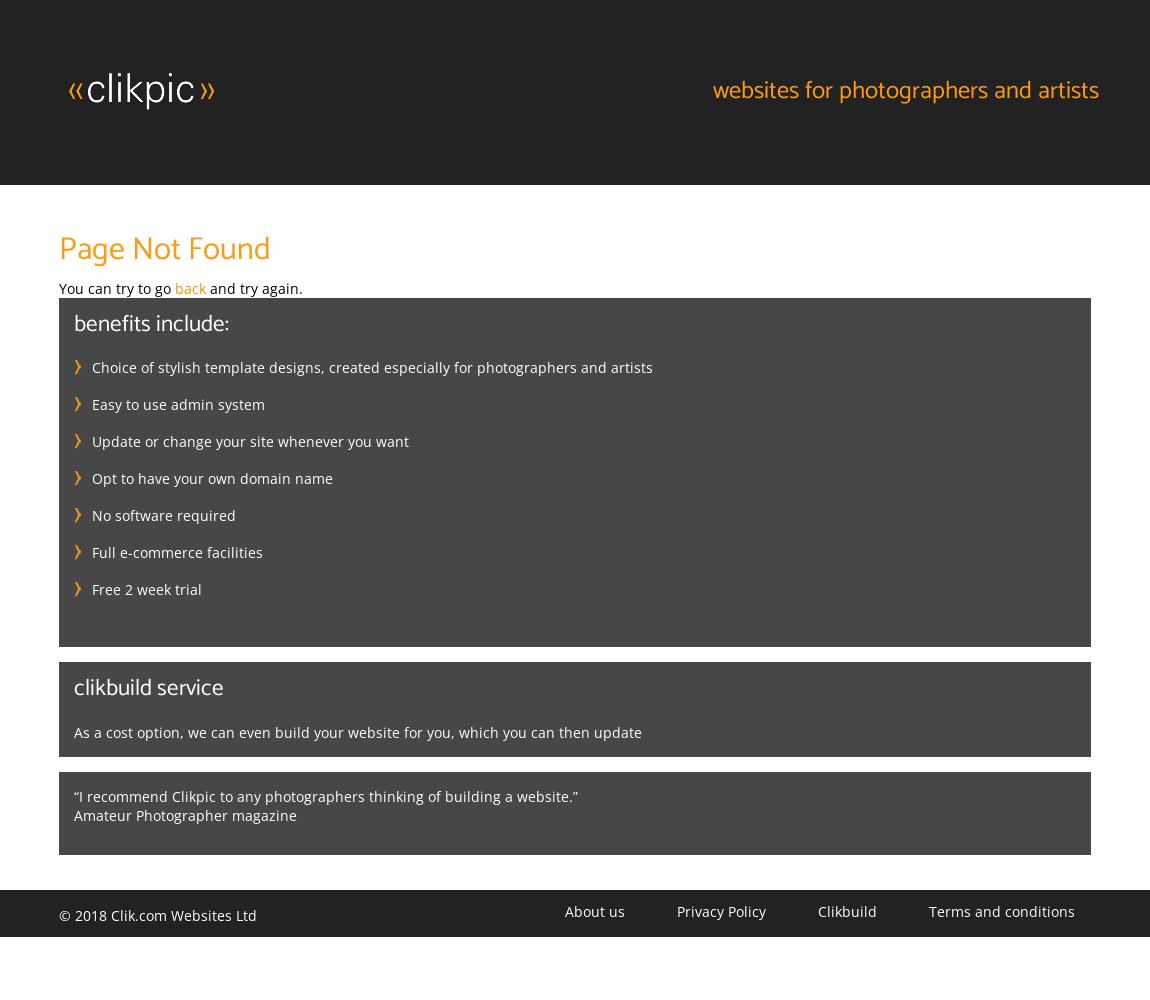 The height and width of the screenshot is (1000, 1150). I want to click on 'As a cost option, we can even build your website for you, which you can then update', so click(357, 731).